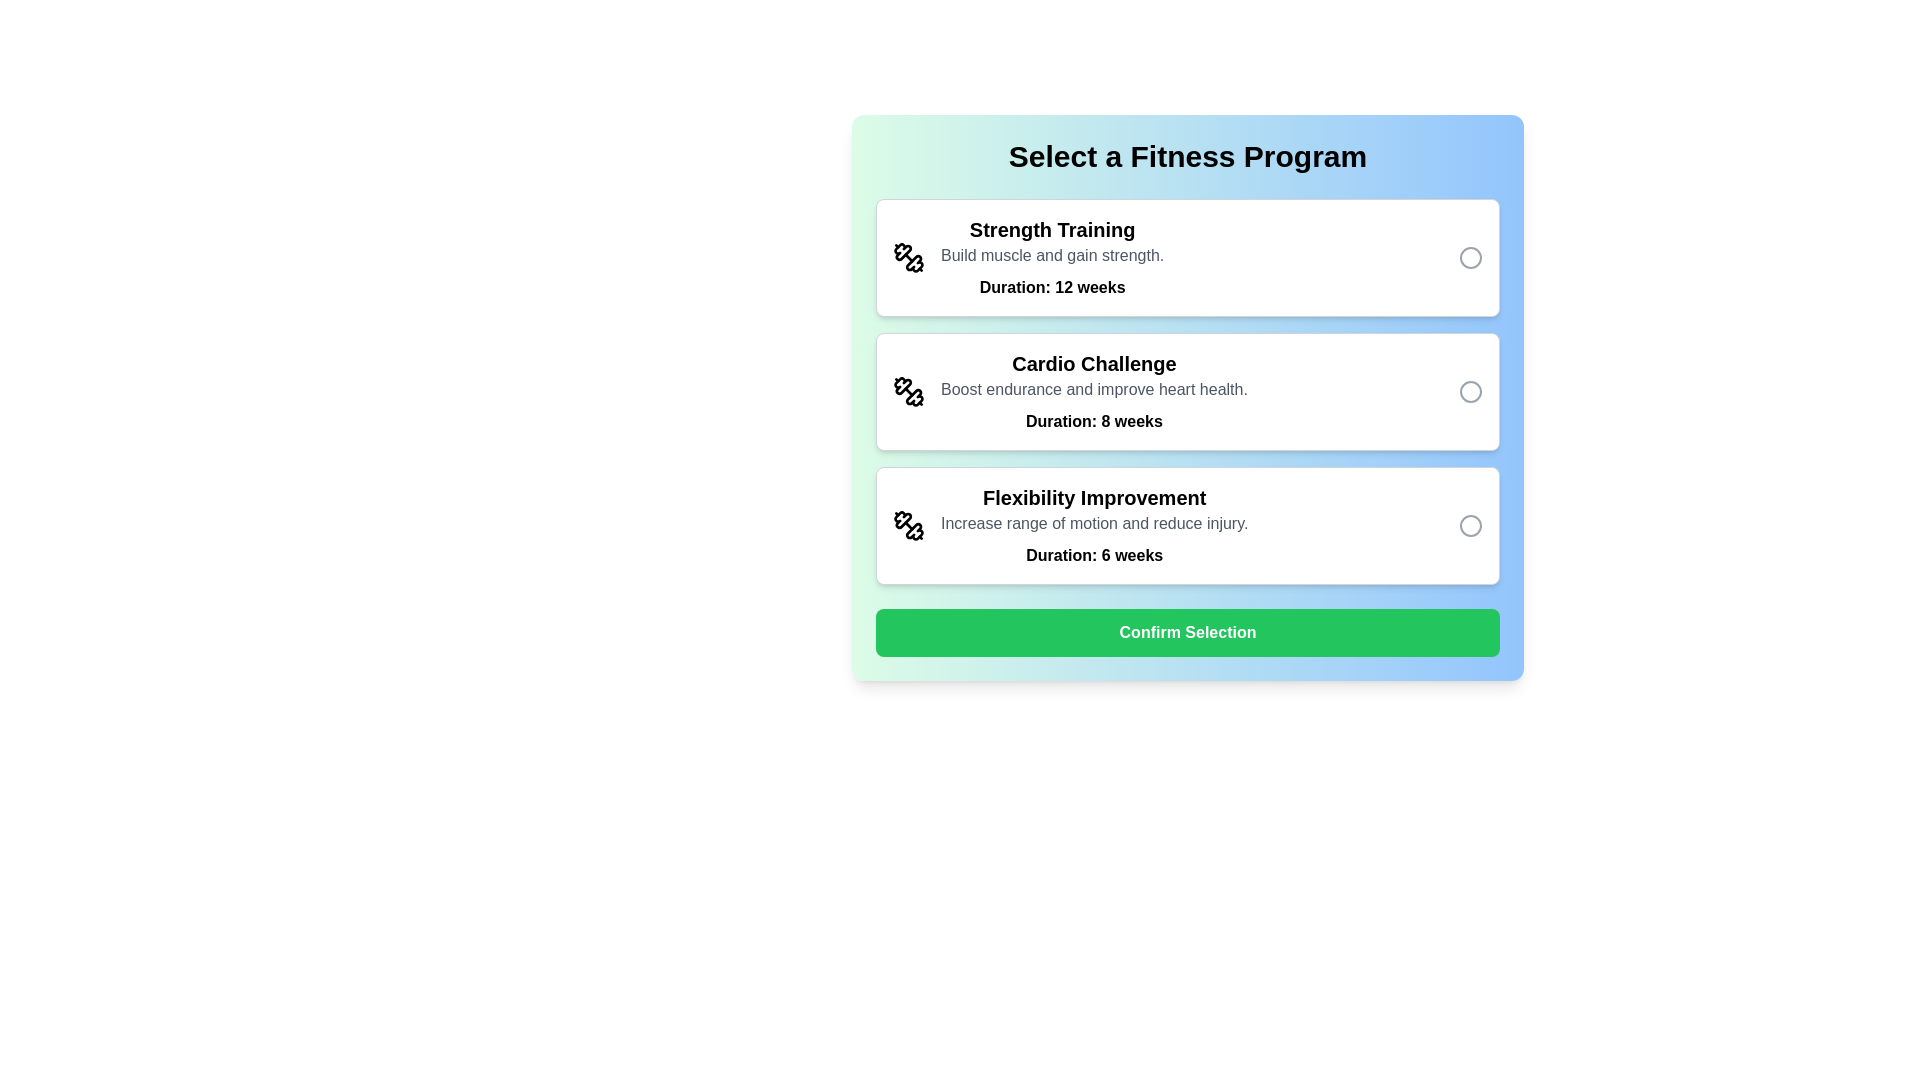 This screenshot has width=1920, height=1080. I want to click on the text label displaying 'Boost endurance and improve heart health.' located below the title 'Cardio Challenge' in the fitness programs list, so click(1093, 389).